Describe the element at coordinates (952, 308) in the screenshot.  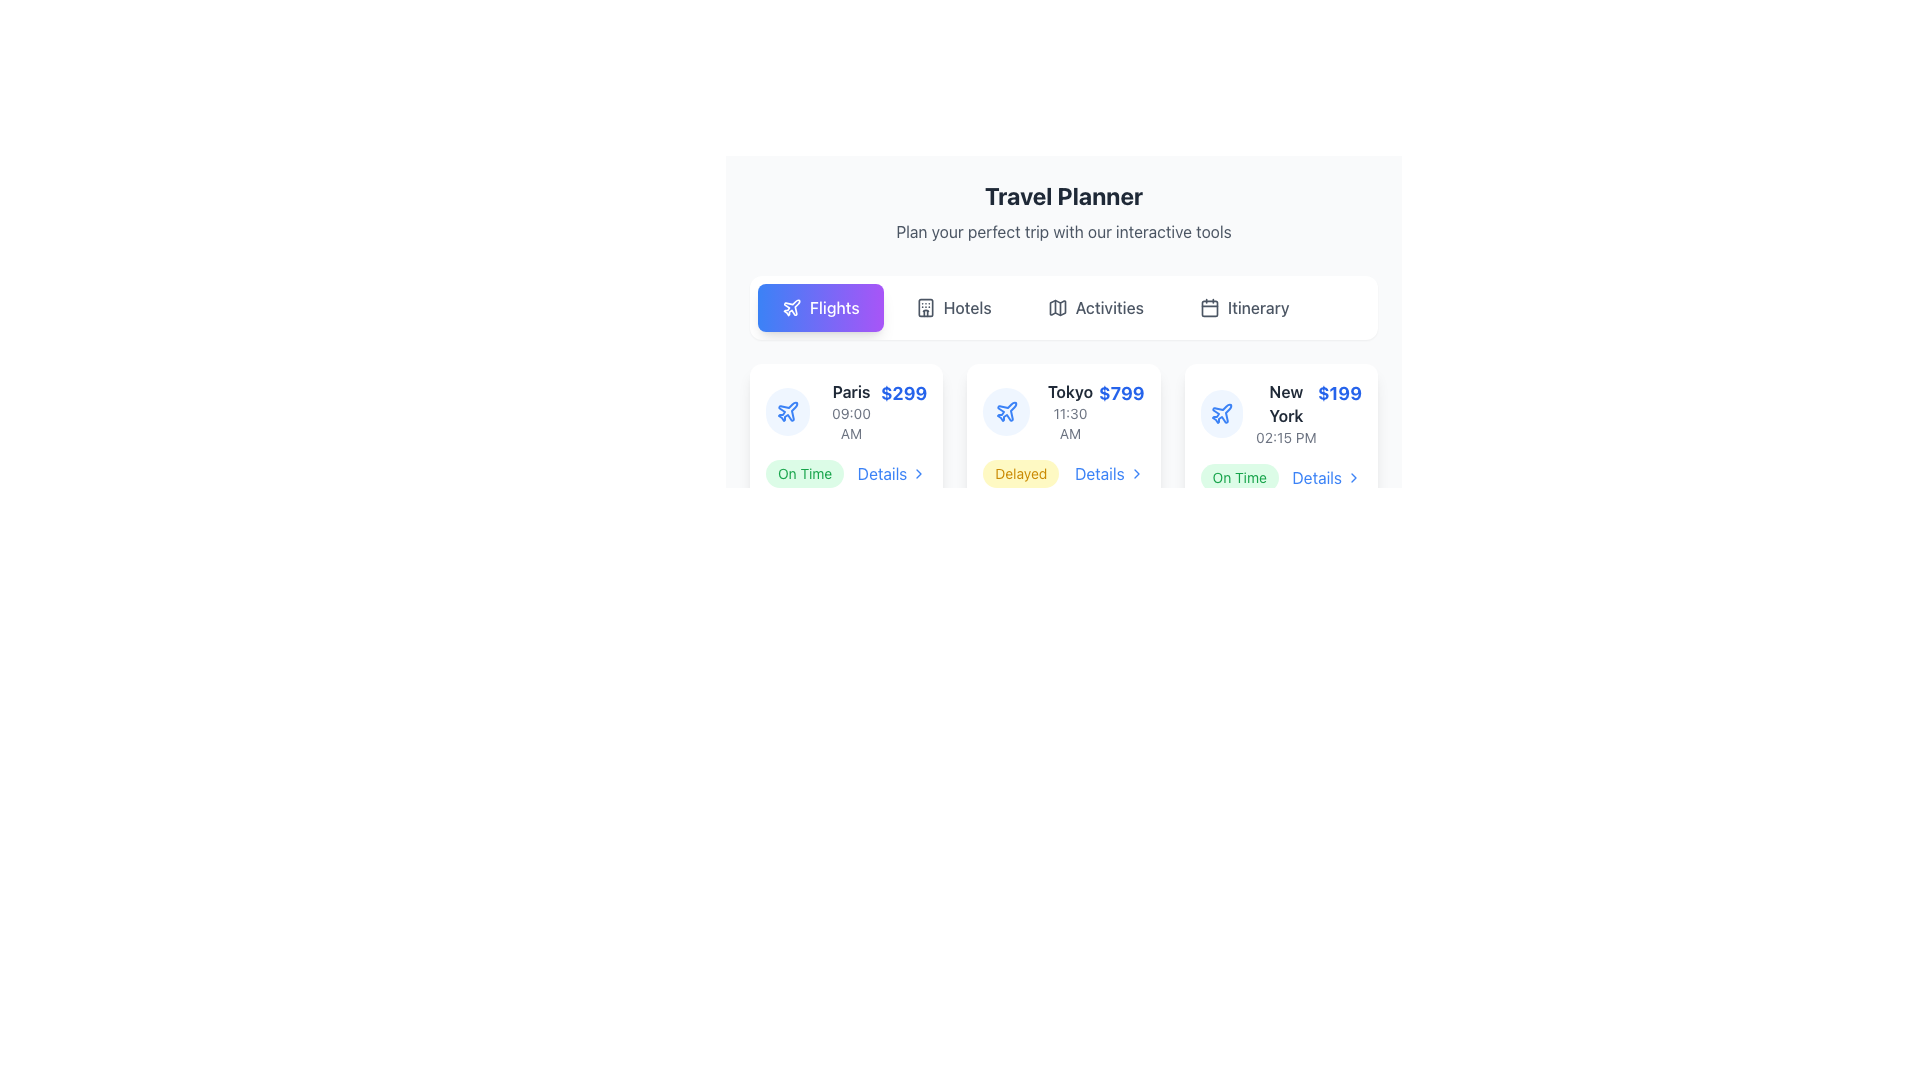
I see `the hotel details button located in the horizontal navigation bar` at that location.